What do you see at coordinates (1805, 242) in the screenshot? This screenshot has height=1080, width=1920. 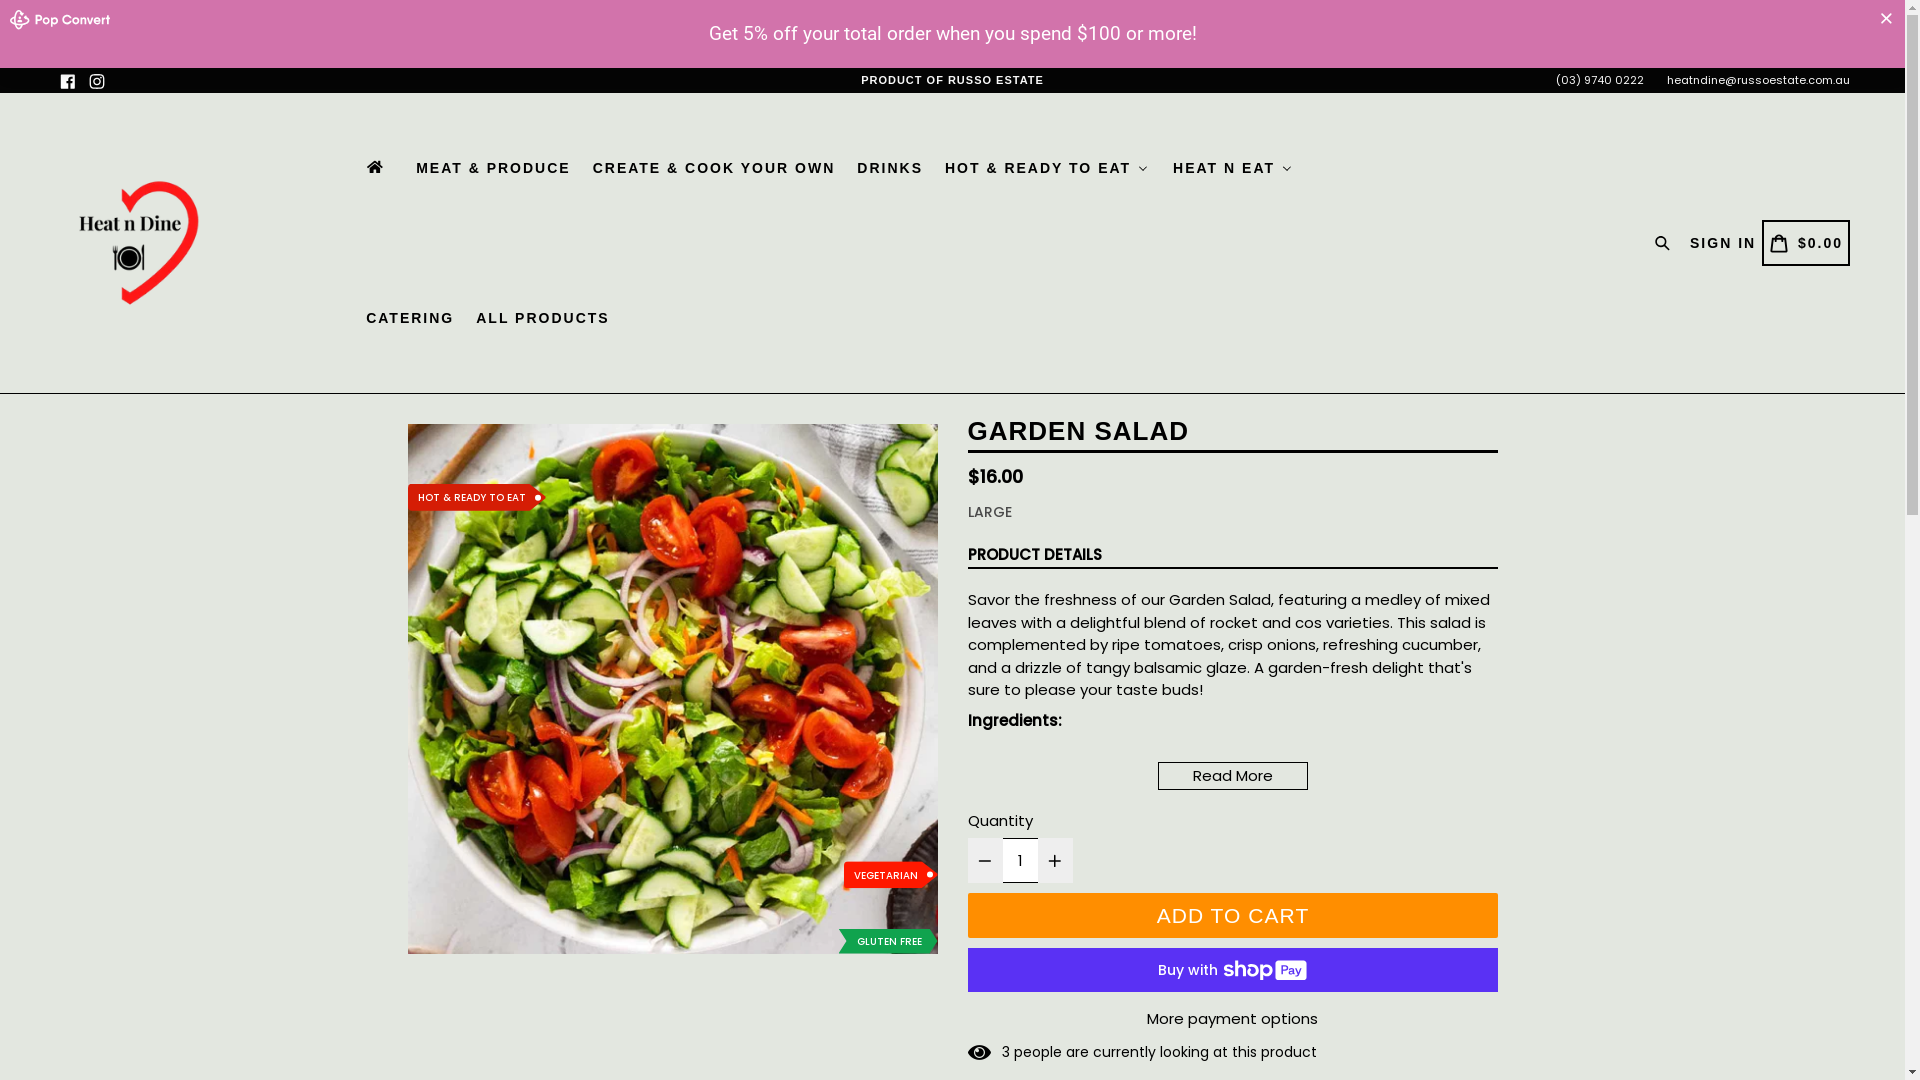 I see `'CART` at bounding box center [1805, 242].